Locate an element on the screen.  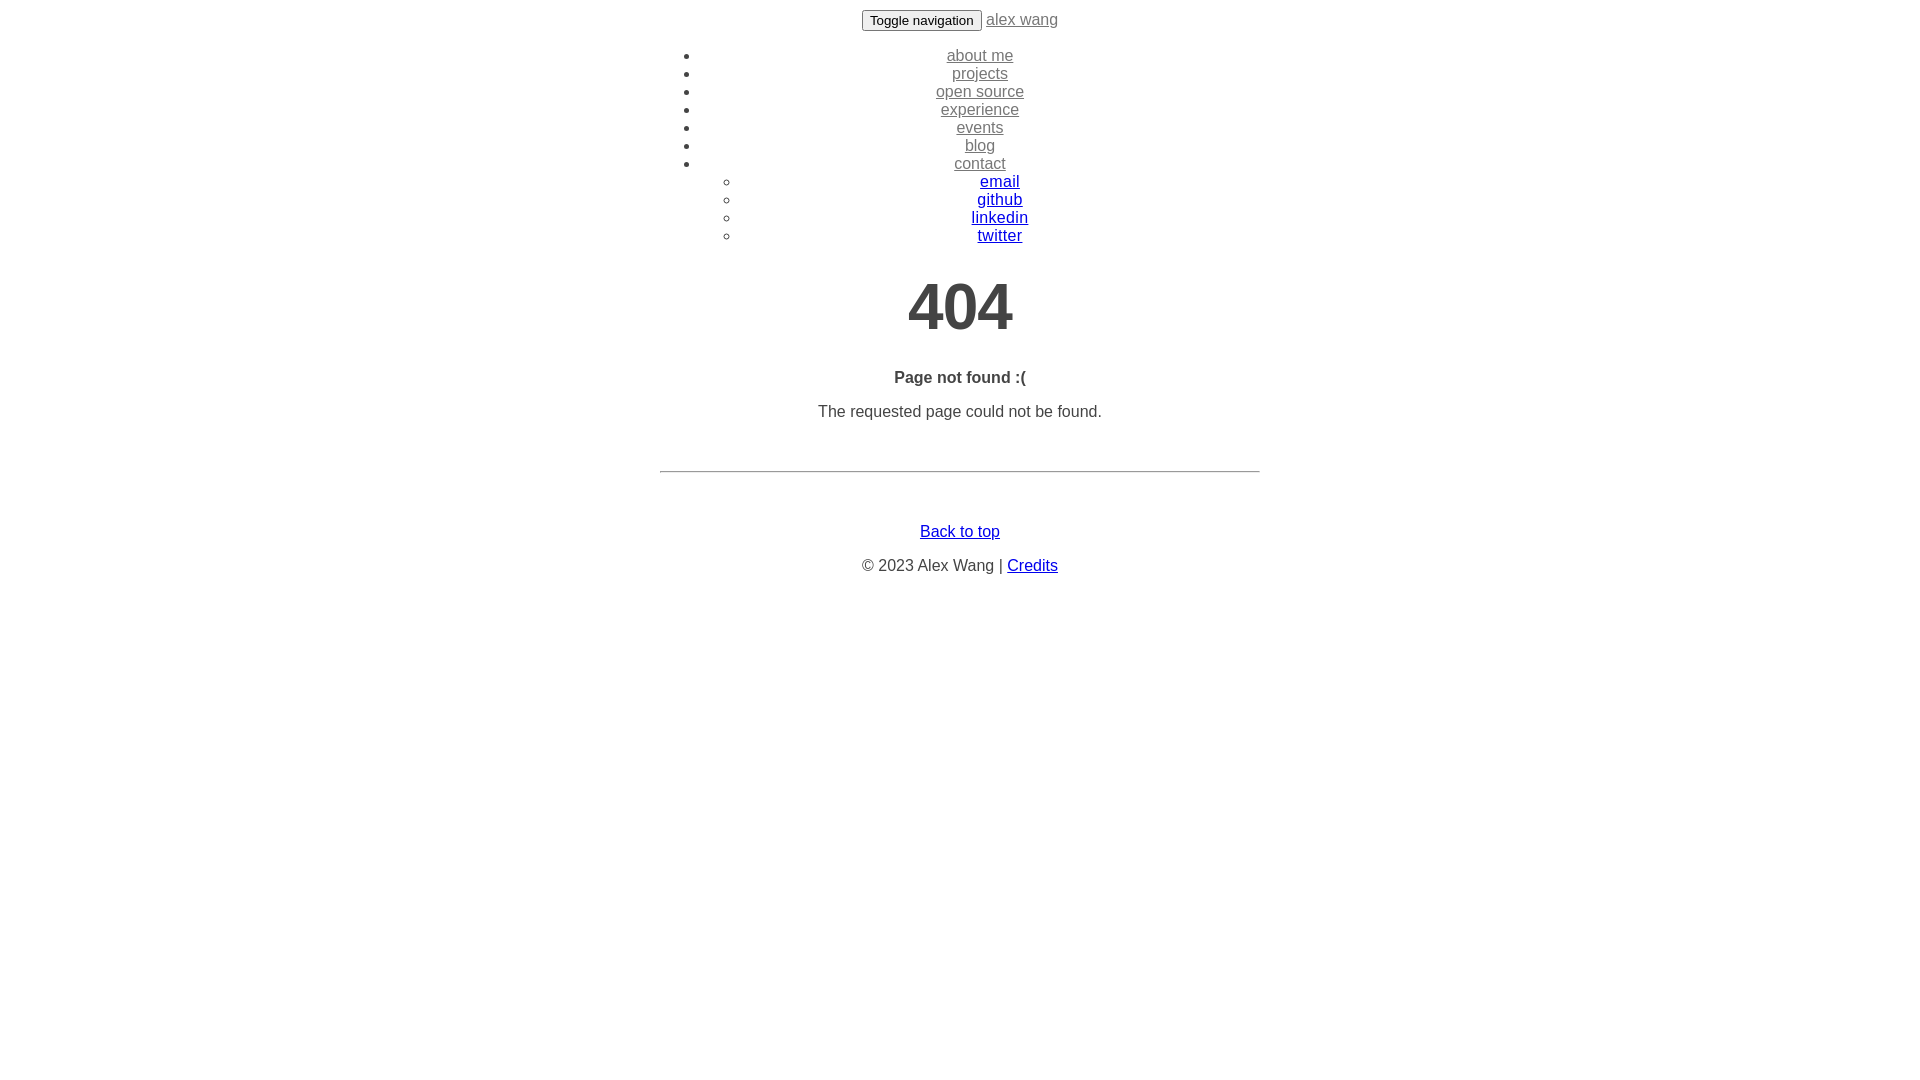
'about me' is located at coordinates (945, 54).